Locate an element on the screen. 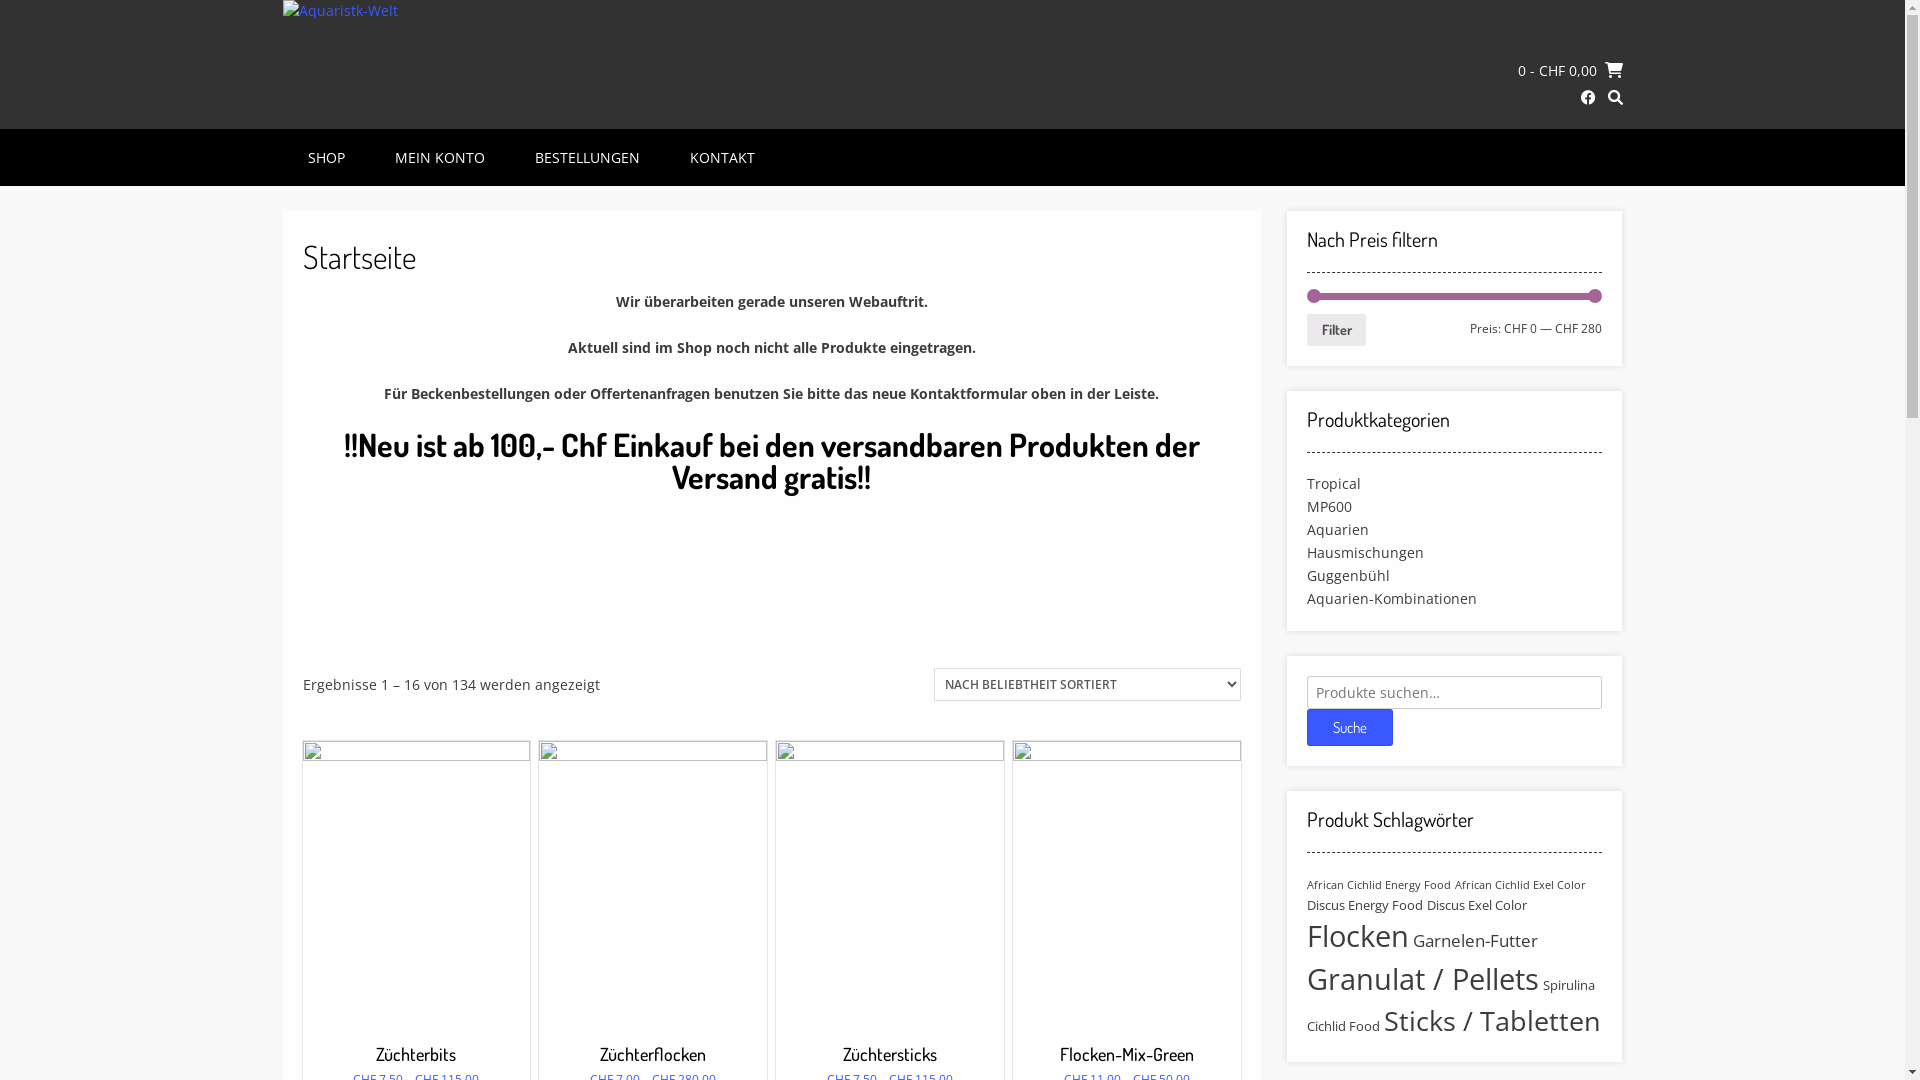 This screenshot has height=1080, width=1920. 'Sticks / Tabletten' is located at coordinates (1492, 1021).